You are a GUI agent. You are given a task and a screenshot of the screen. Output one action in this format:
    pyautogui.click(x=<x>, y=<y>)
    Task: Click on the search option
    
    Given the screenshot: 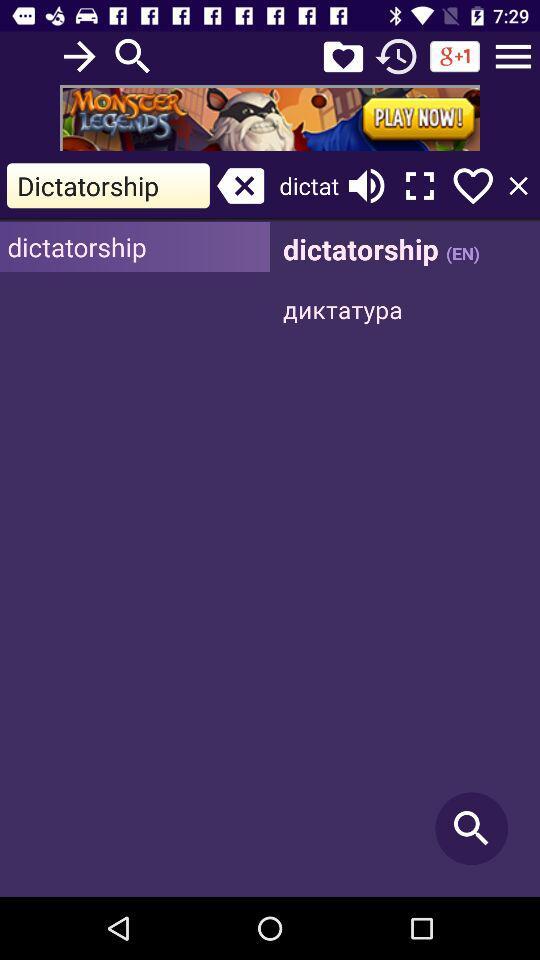 What is the action you would take?
    pyautogui.click(x=133, y=55)
    